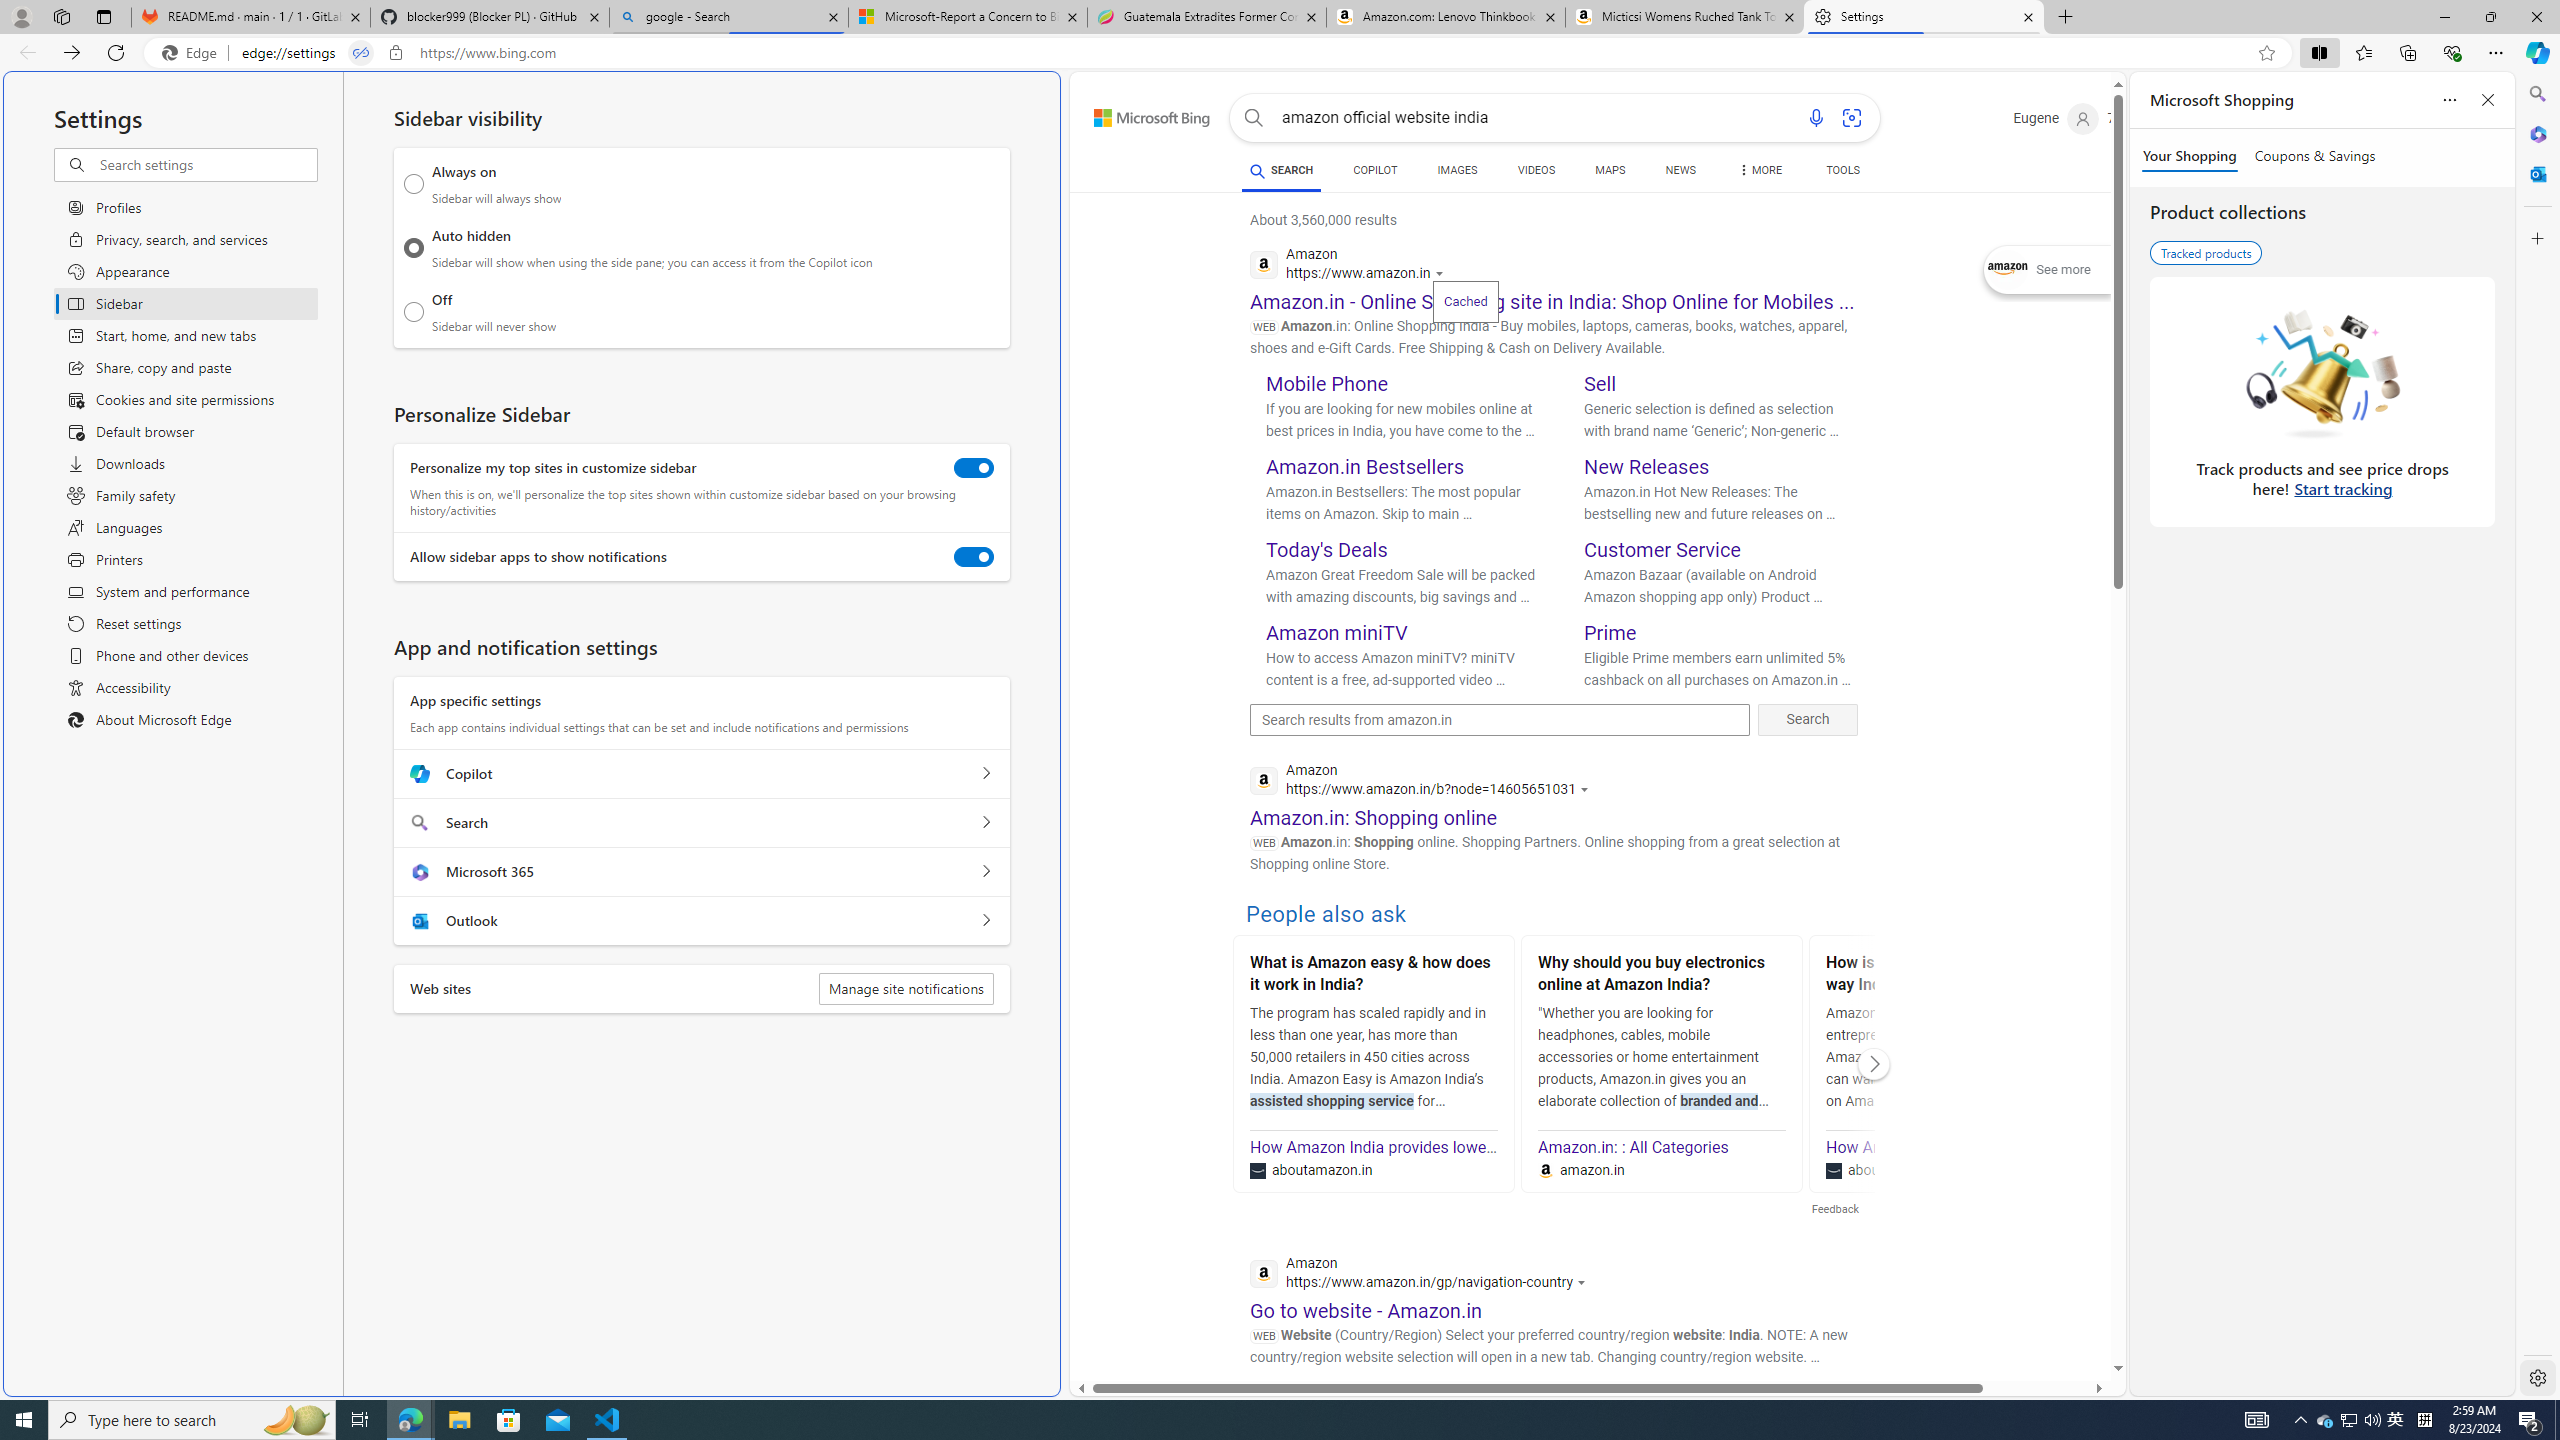 The height and width of the screenshot is (1440, 2560). Describe the element at coordinates (905, 988) in the screenshot. I see `'Manage site notifications'` at that location.